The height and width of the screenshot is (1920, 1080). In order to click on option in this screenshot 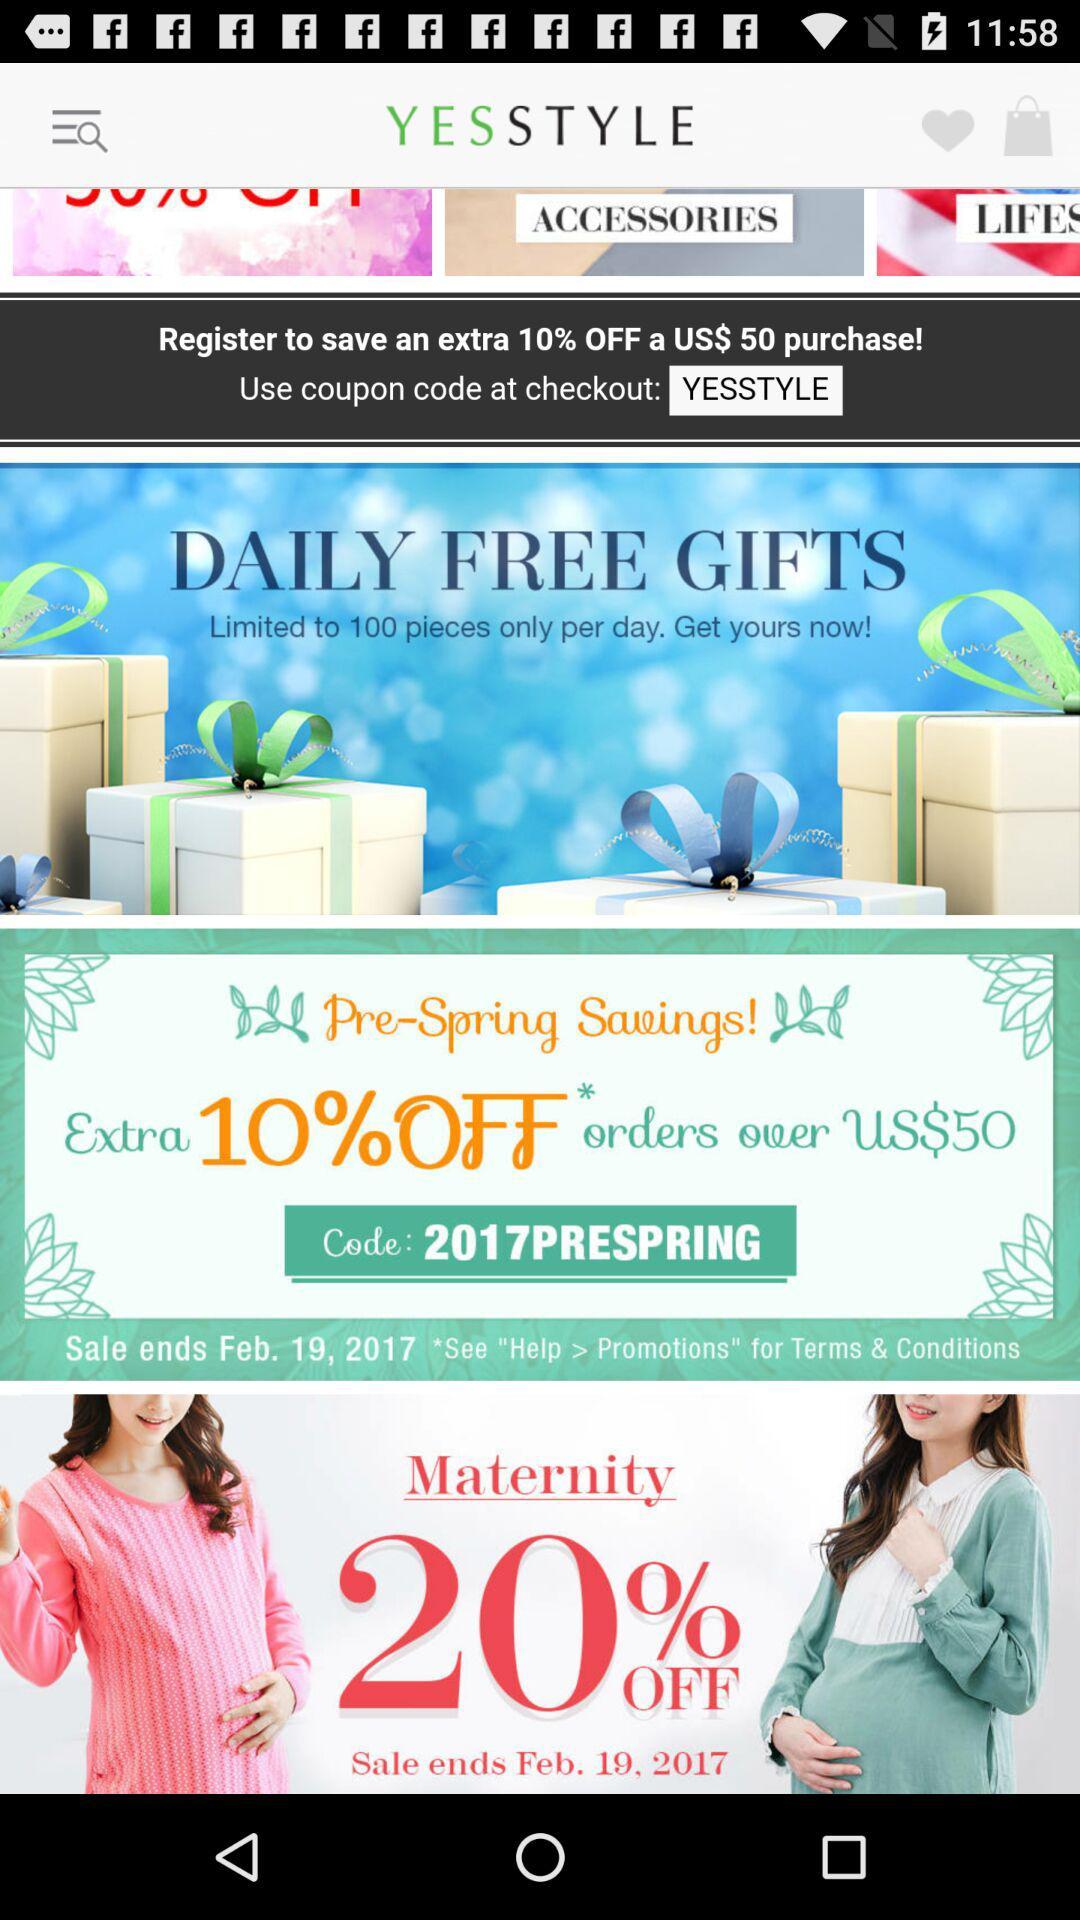, I will do `click(540, 688)`.